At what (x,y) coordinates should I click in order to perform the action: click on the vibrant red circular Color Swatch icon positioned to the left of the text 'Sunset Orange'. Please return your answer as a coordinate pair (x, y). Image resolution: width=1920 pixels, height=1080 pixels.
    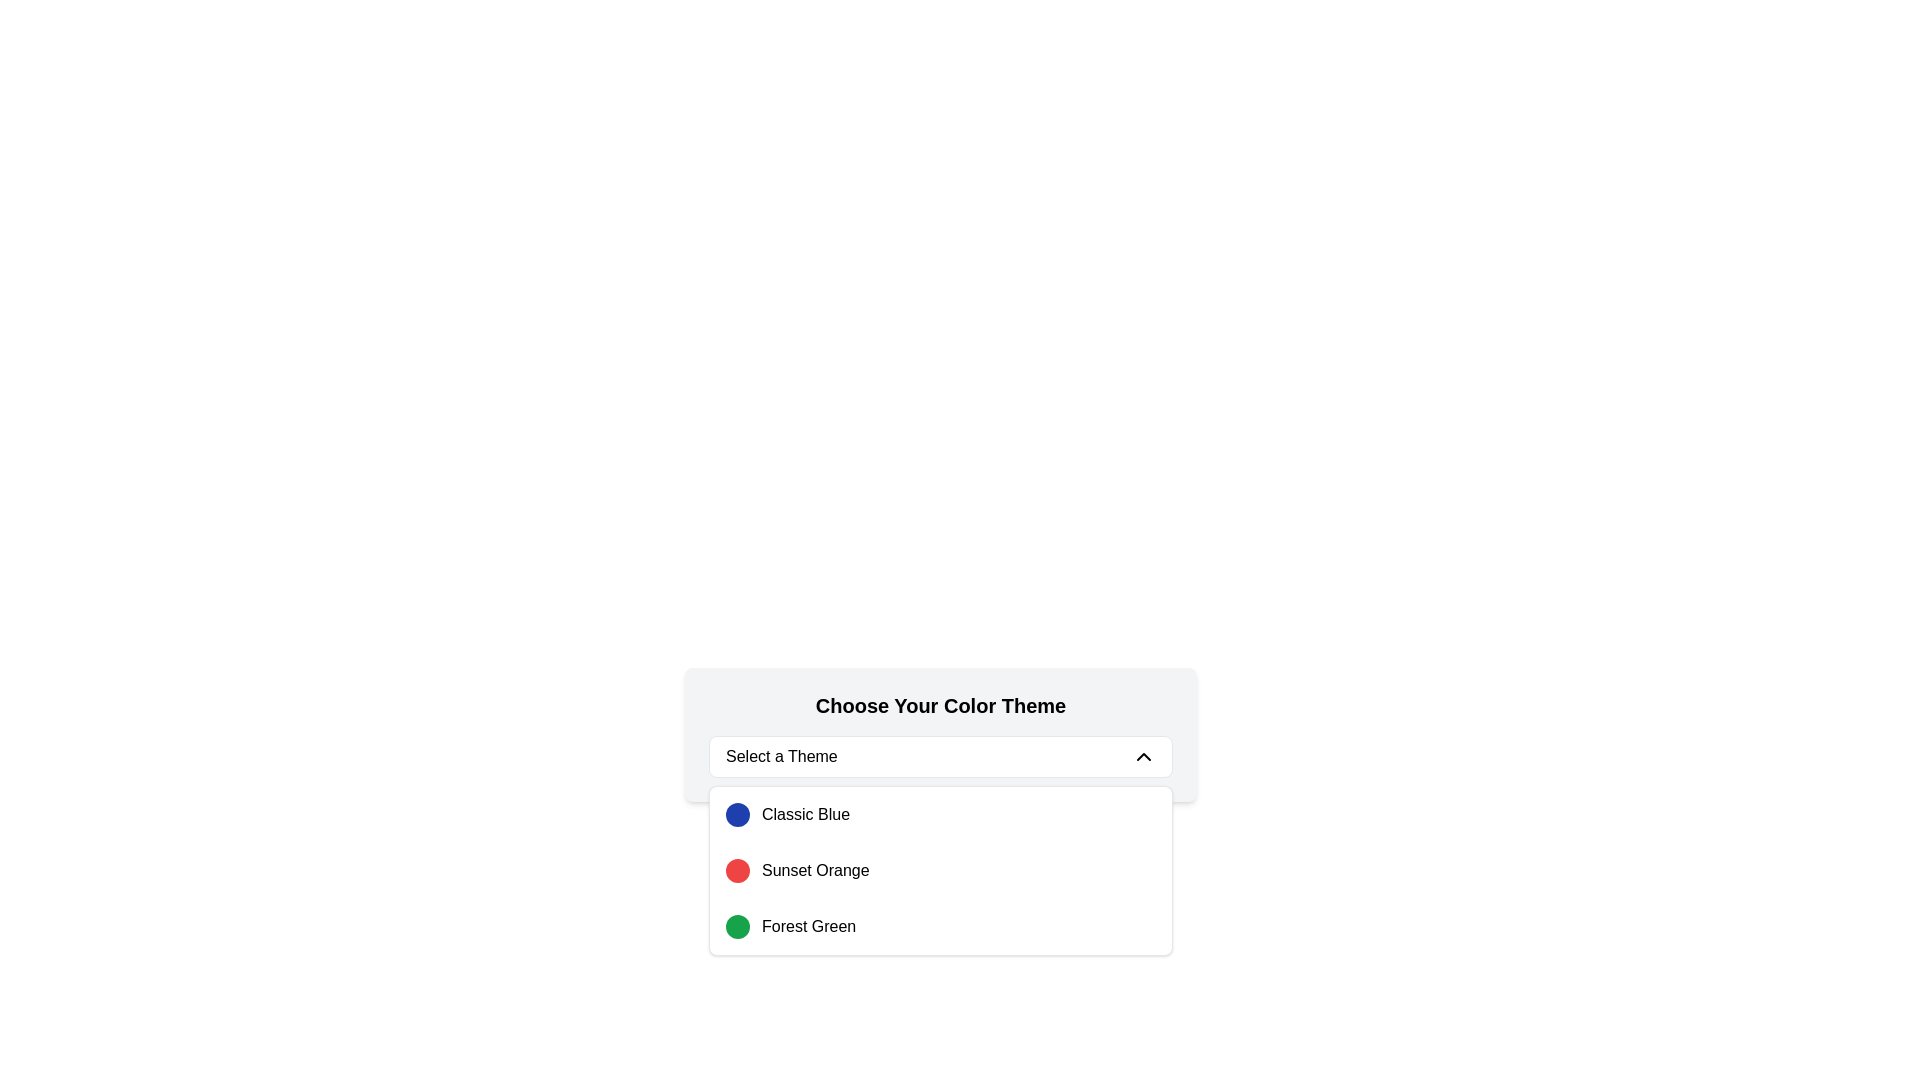
    Looking at the image, I should click on (737, 870).